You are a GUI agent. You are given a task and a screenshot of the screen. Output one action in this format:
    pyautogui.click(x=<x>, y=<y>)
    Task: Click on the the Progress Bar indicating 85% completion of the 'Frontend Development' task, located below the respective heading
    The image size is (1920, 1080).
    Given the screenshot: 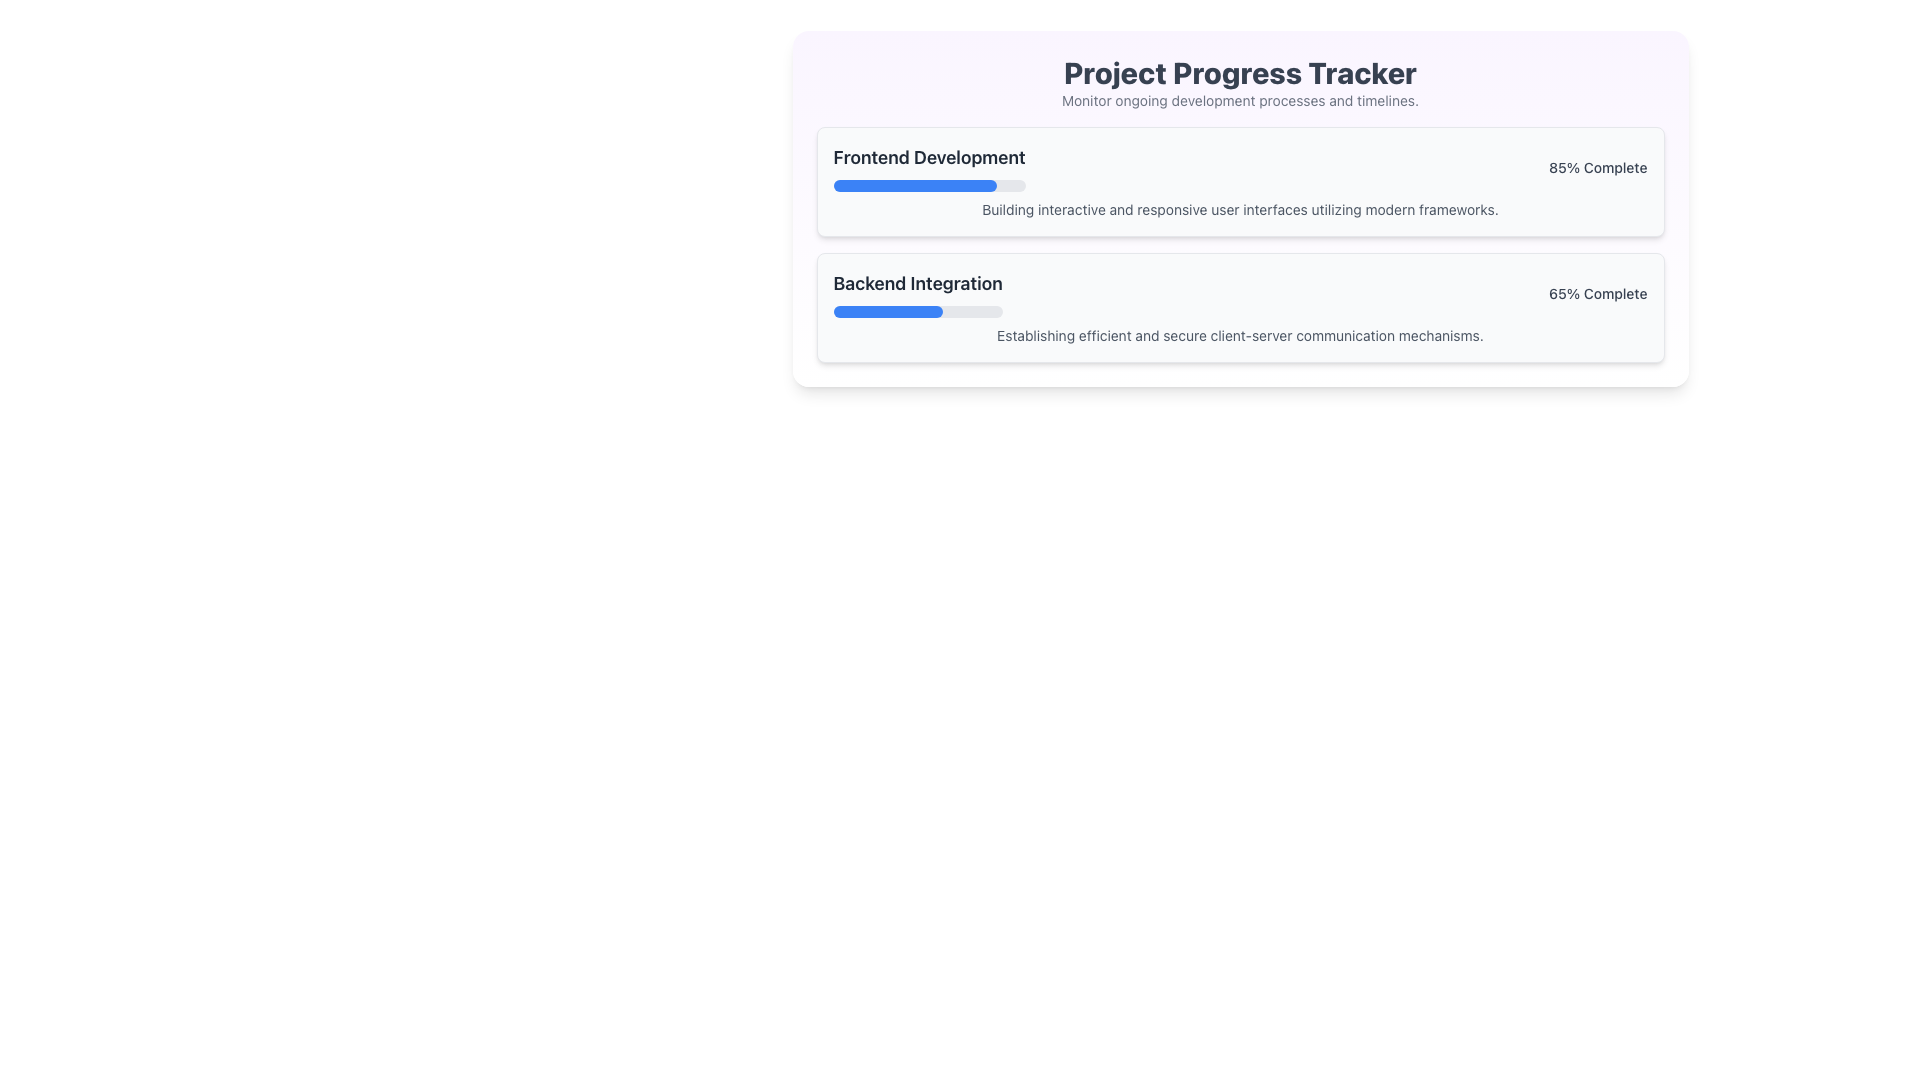 What is the action you would take?
    pyautogui.click(x=928, y=185)
    